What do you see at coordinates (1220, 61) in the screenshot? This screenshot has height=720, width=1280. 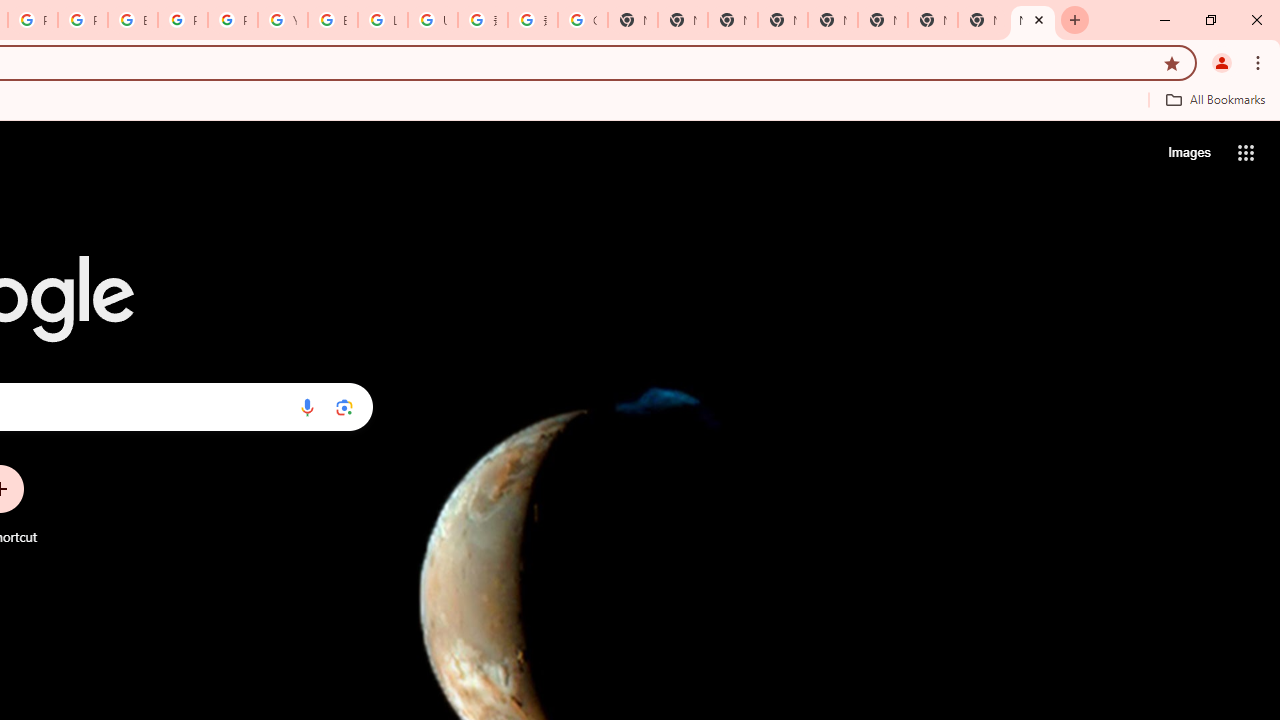 I see `'You'` at bounding box center [1220, 61].